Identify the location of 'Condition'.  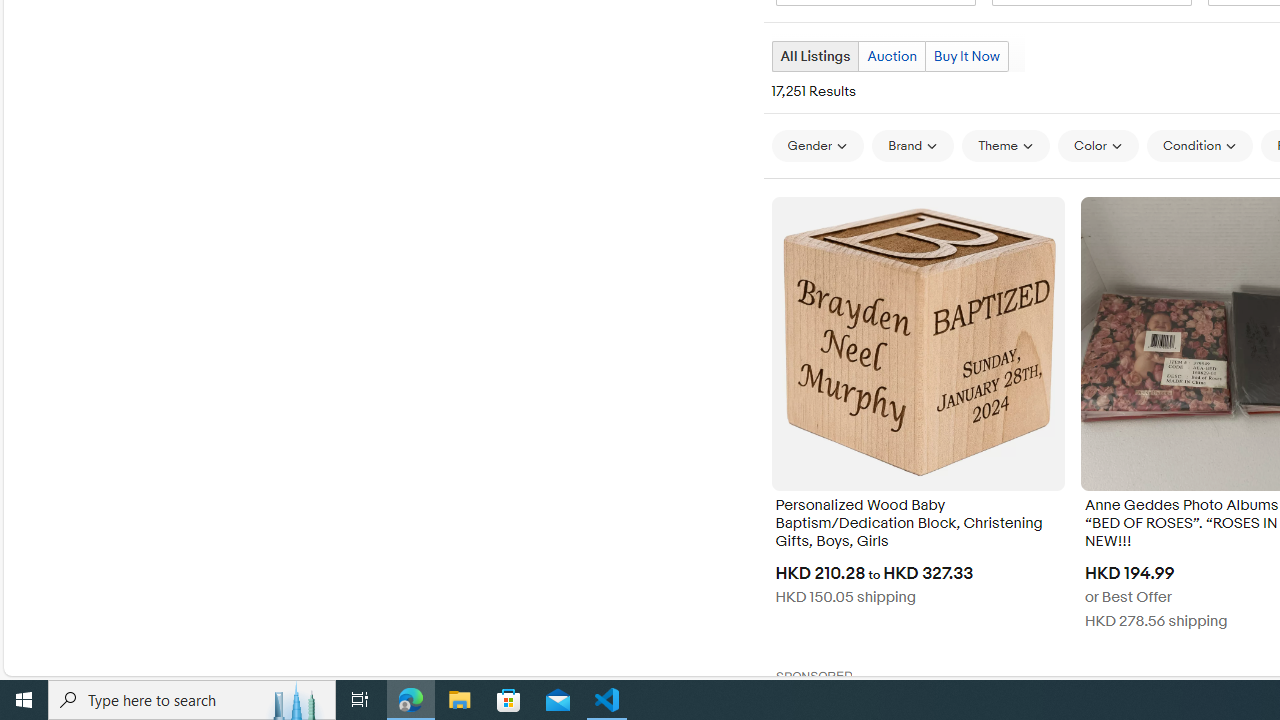
(1200, 145).